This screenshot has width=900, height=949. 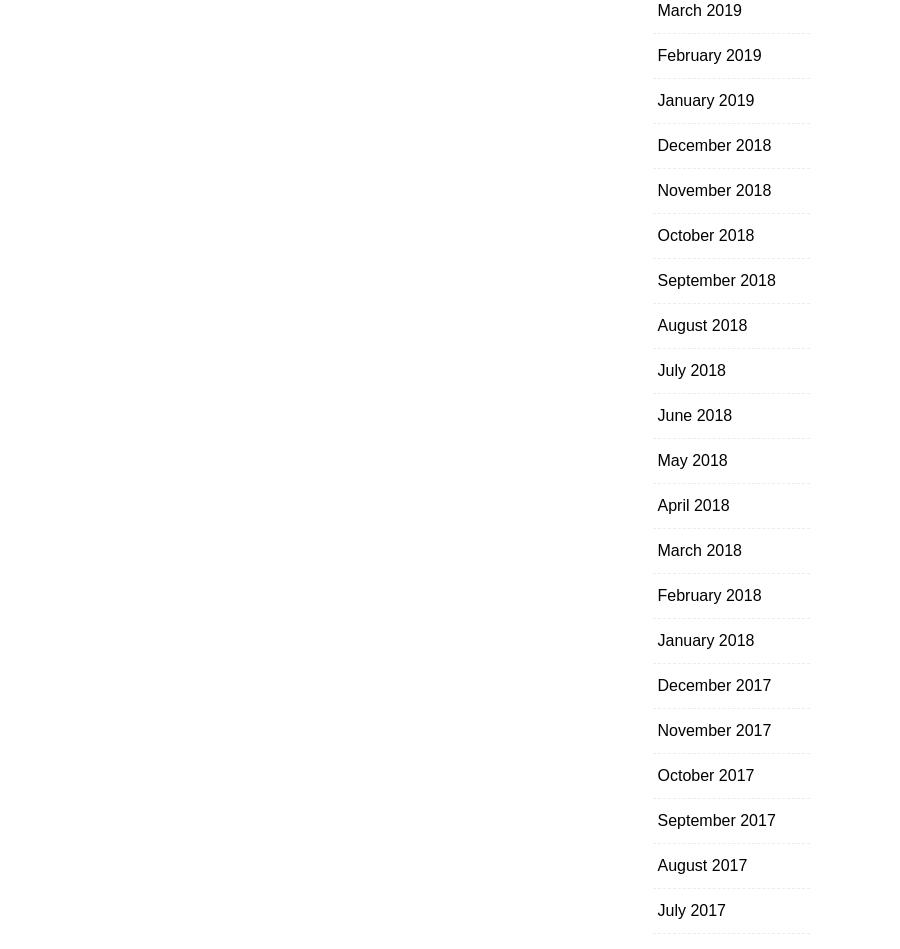 What do you see at coordinates (698, 10) in the screenshot?
I see `'March 2019'` at bounding box center [698, 10].